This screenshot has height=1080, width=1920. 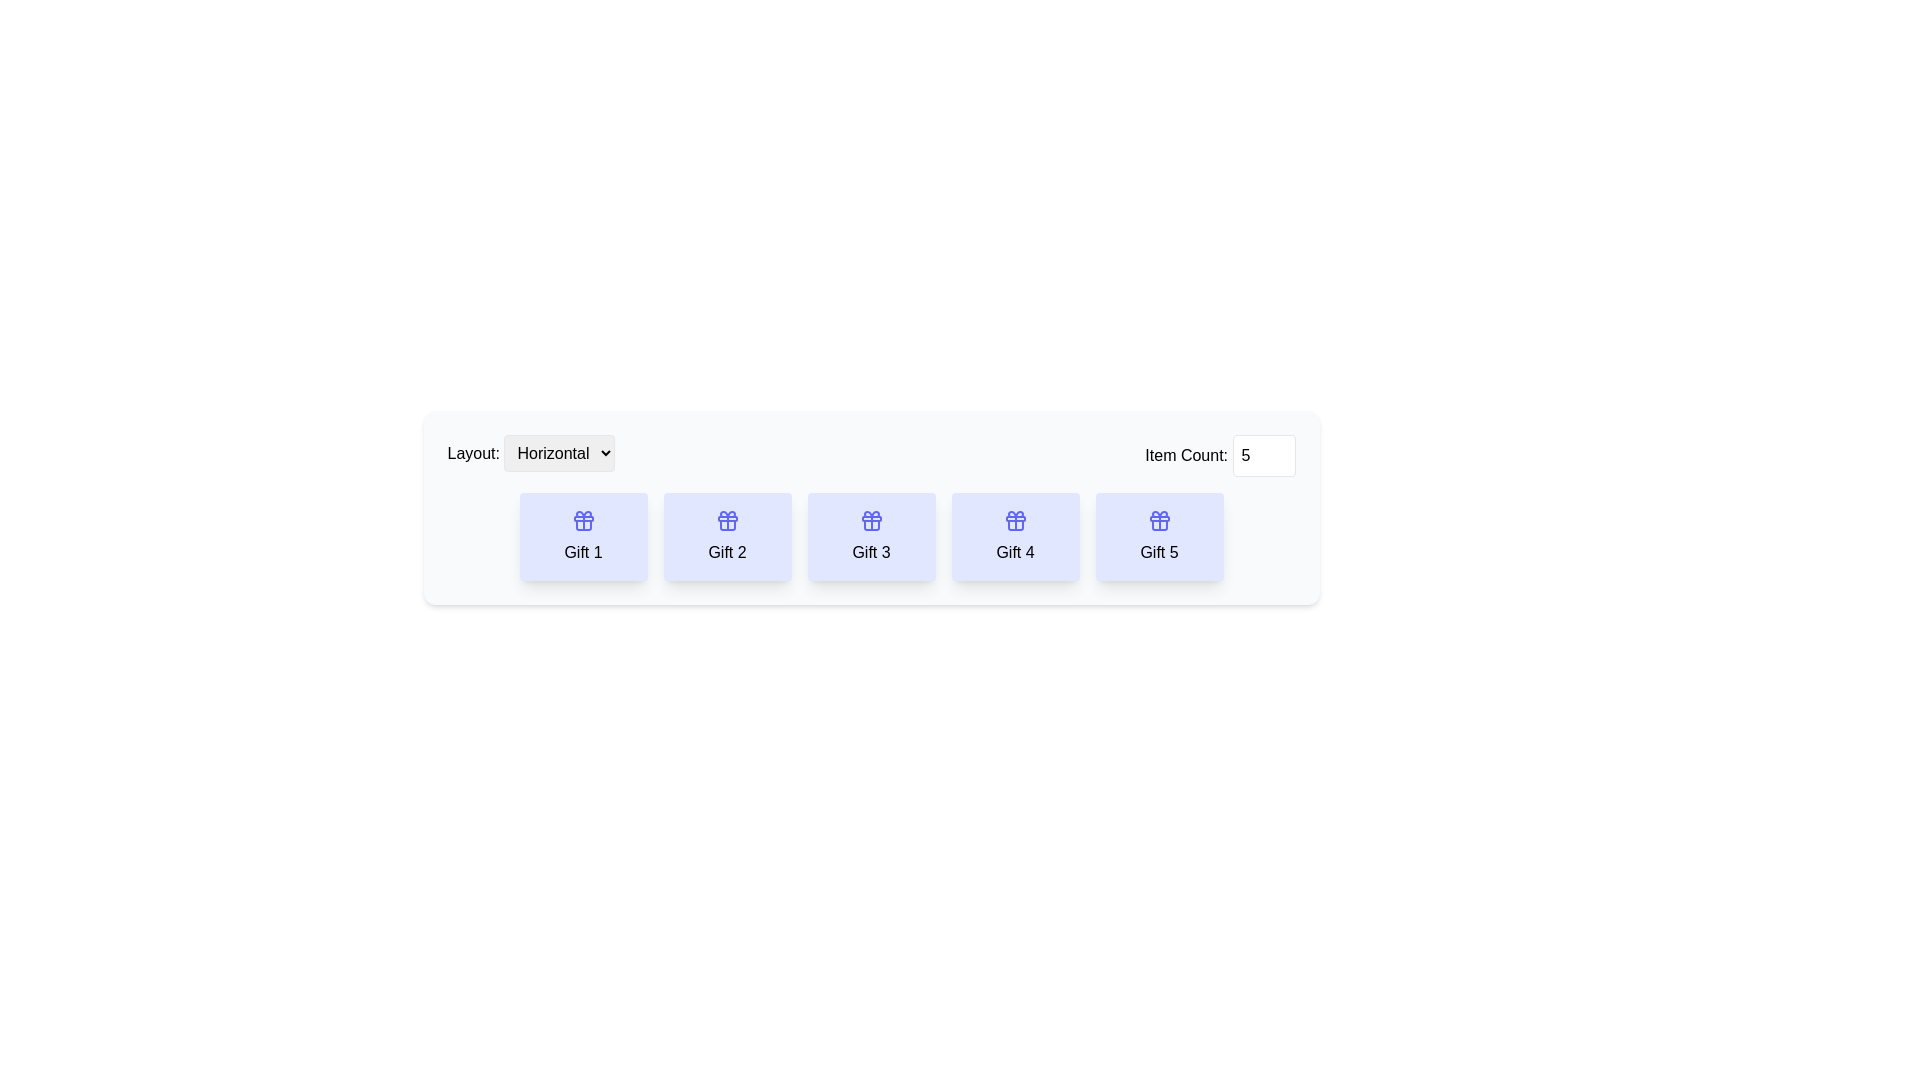 What do you see at coordinates (1015, 519) in the screenshot?
I see `the gift icon labeled 'Gift 4'` at bounding box center [1015, 519].